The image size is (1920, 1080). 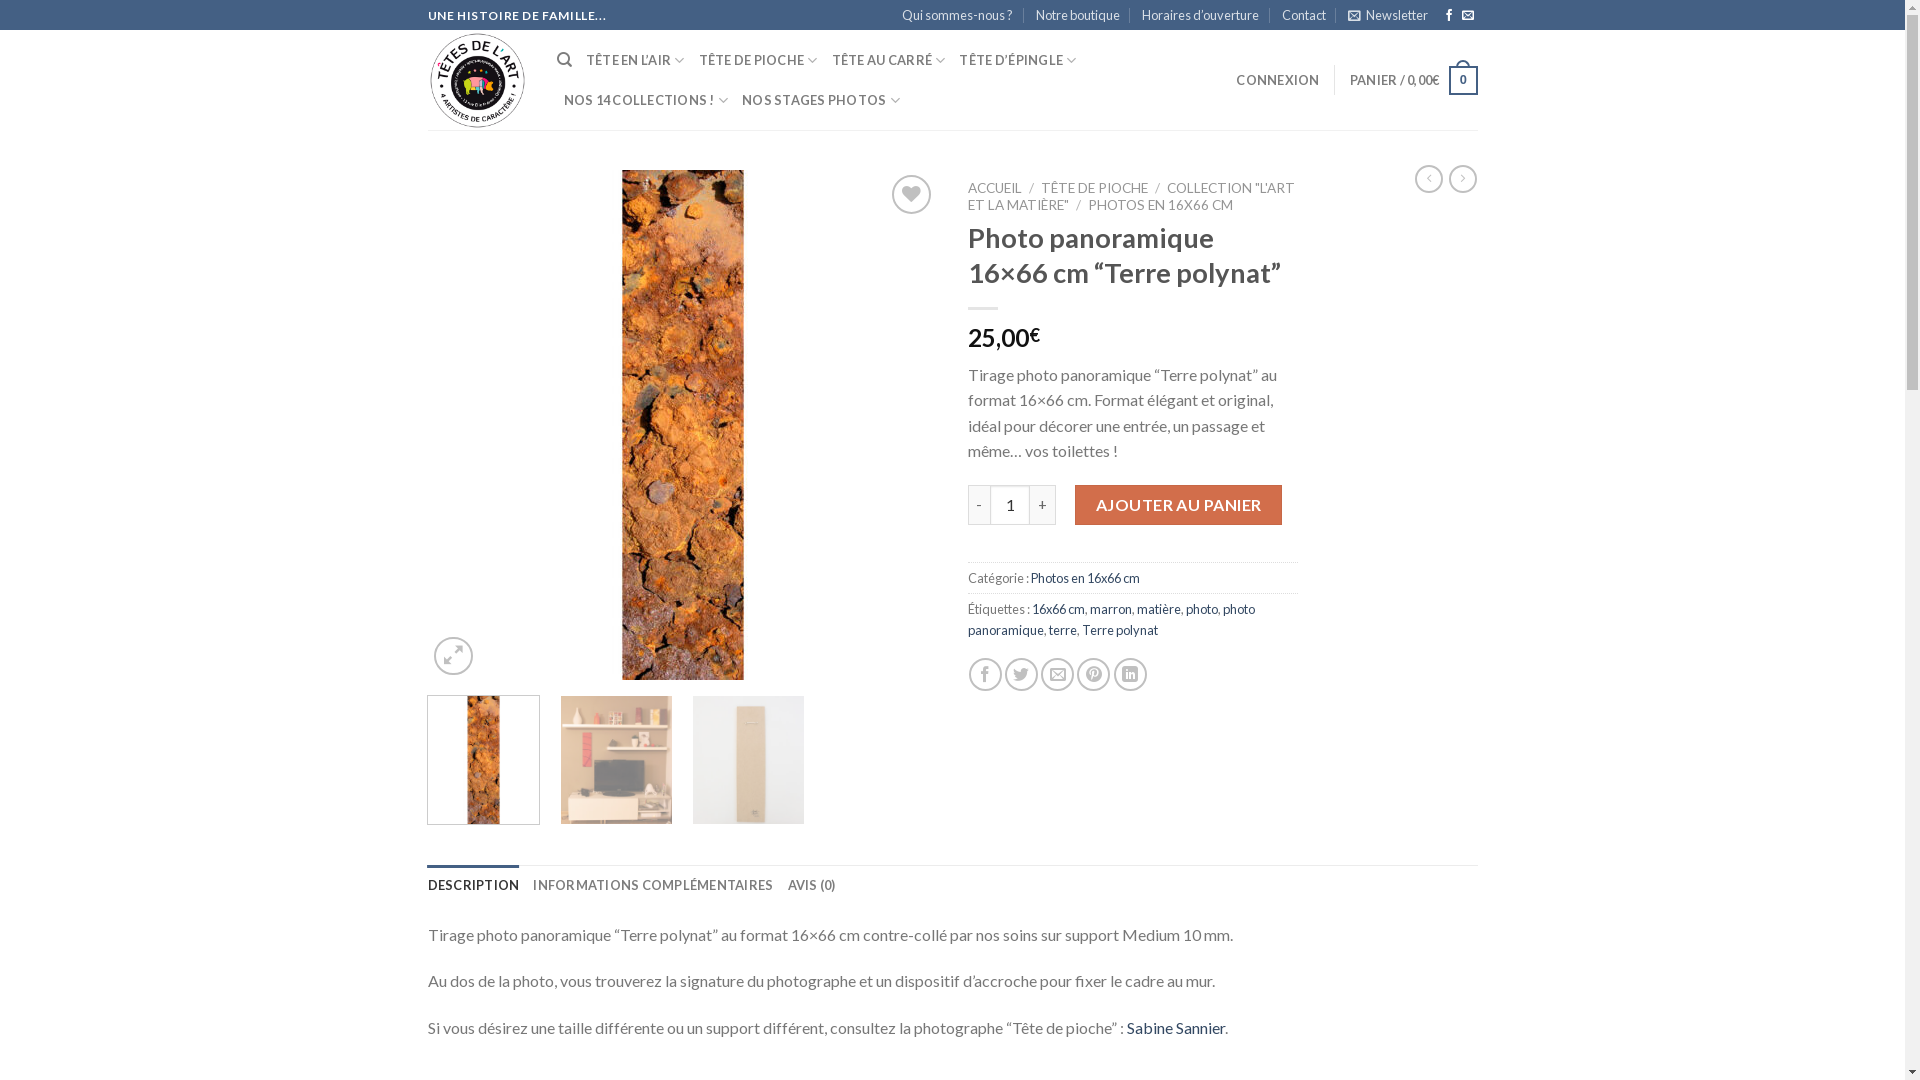 I want to click on 'marron', so click(x=1109, y=608).